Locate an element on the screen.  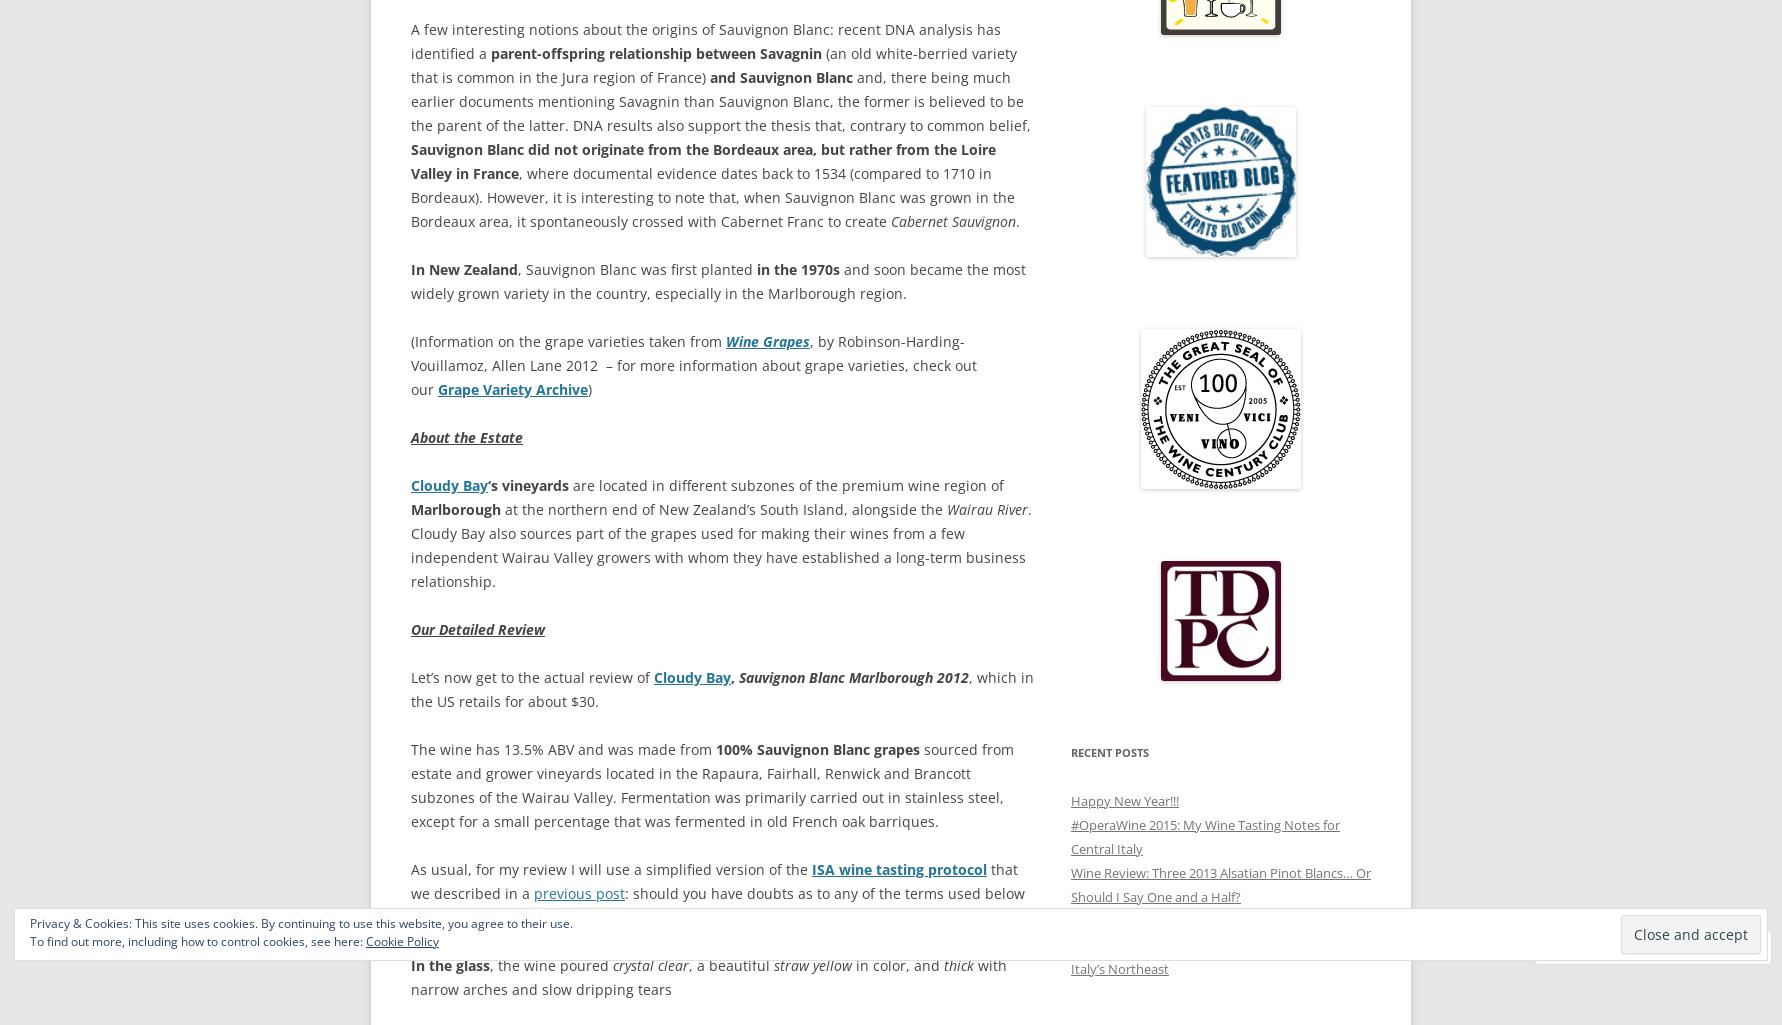
', Sauvignon Blanc was first planted' is located at coordinates (636, 268).